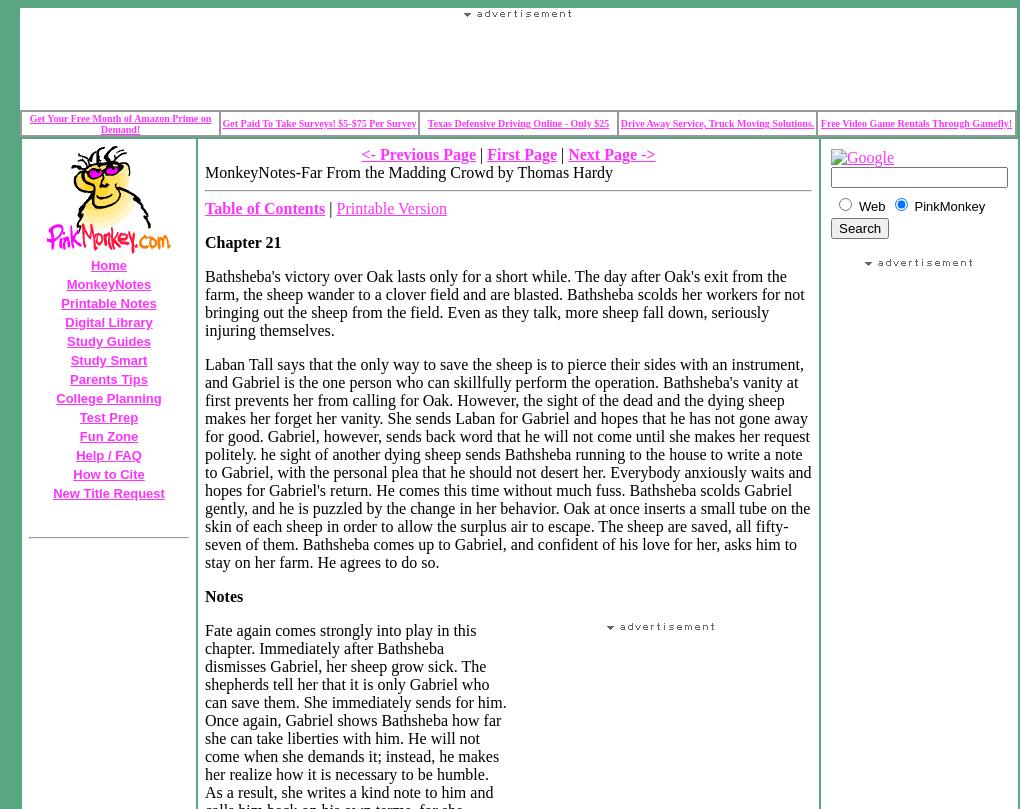  Describe the element at coordinates (107, 284) in the screenshot. I see `'MonkeyNotes'` at that location.